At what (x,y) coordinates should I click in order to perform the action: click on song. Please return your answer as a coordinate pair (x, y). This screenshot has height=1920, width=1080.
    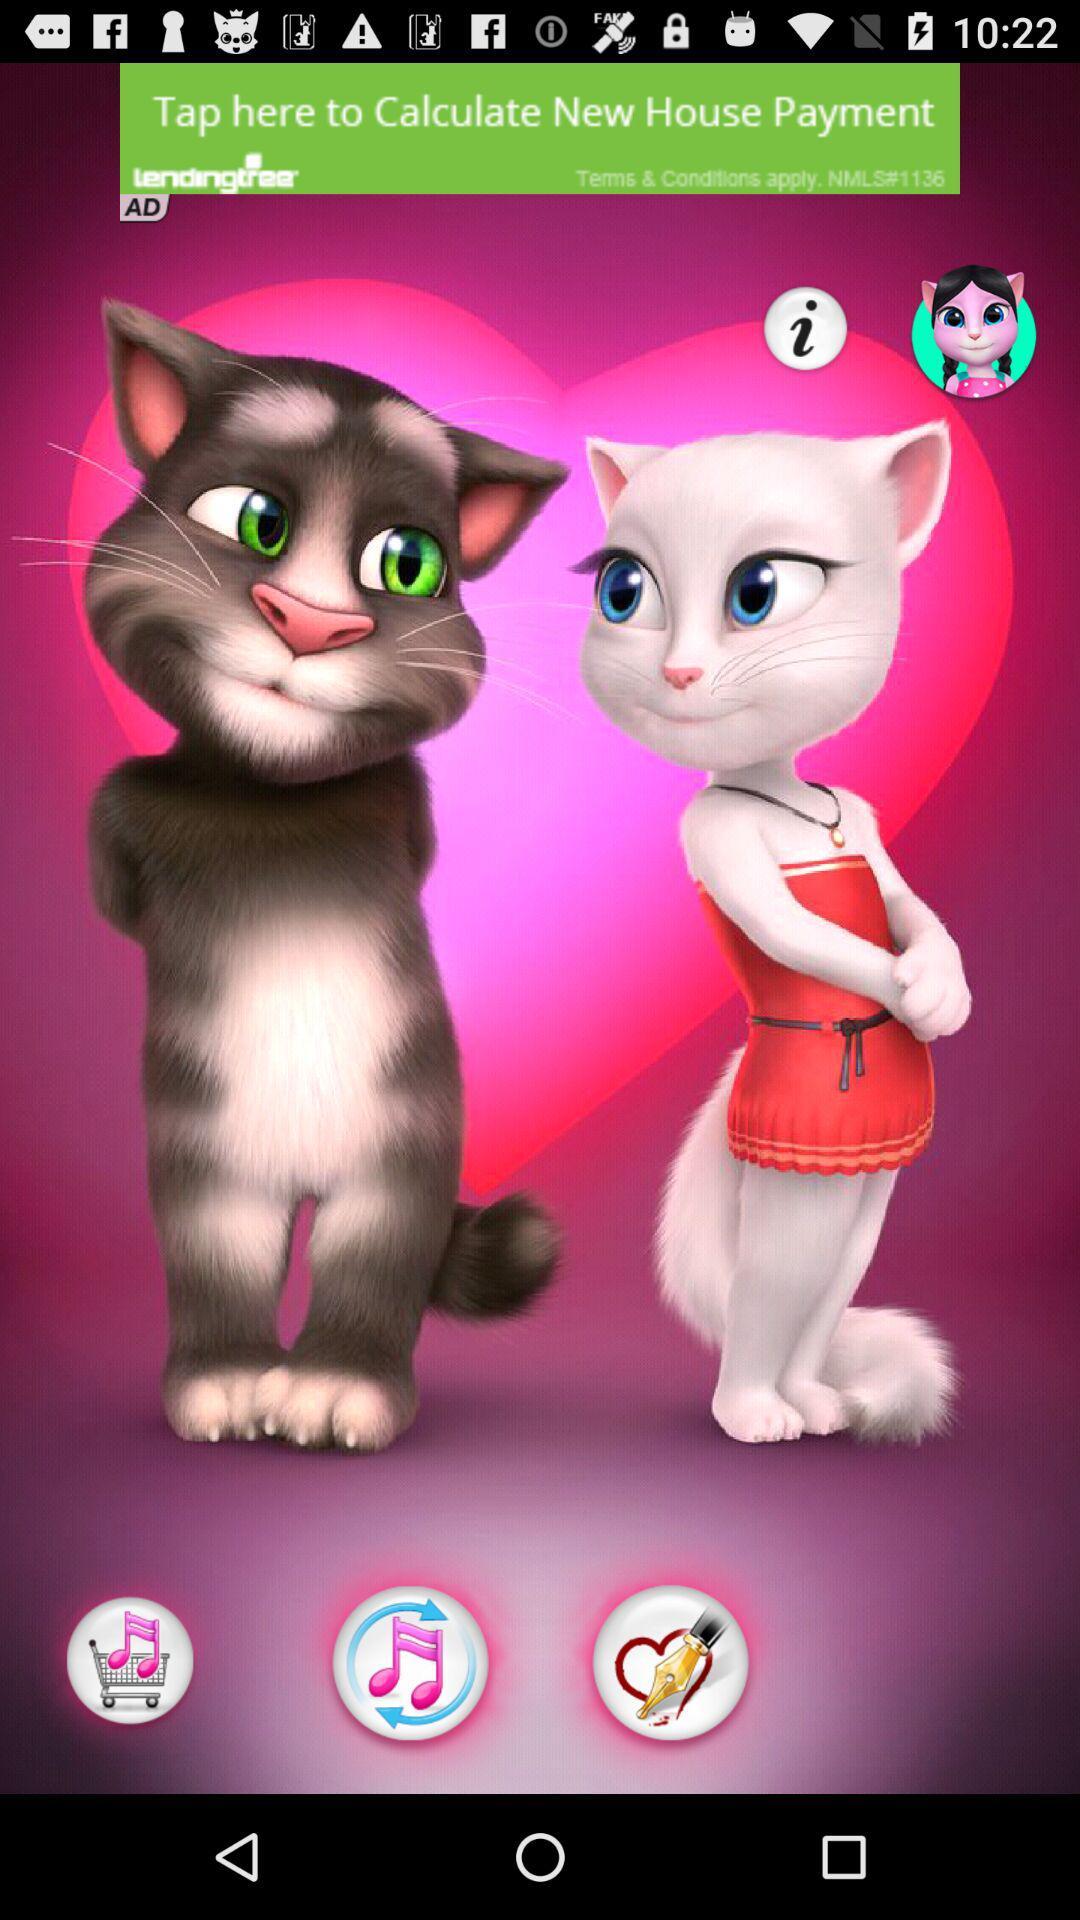
    Looking at the image, I should click on (130, 1663).